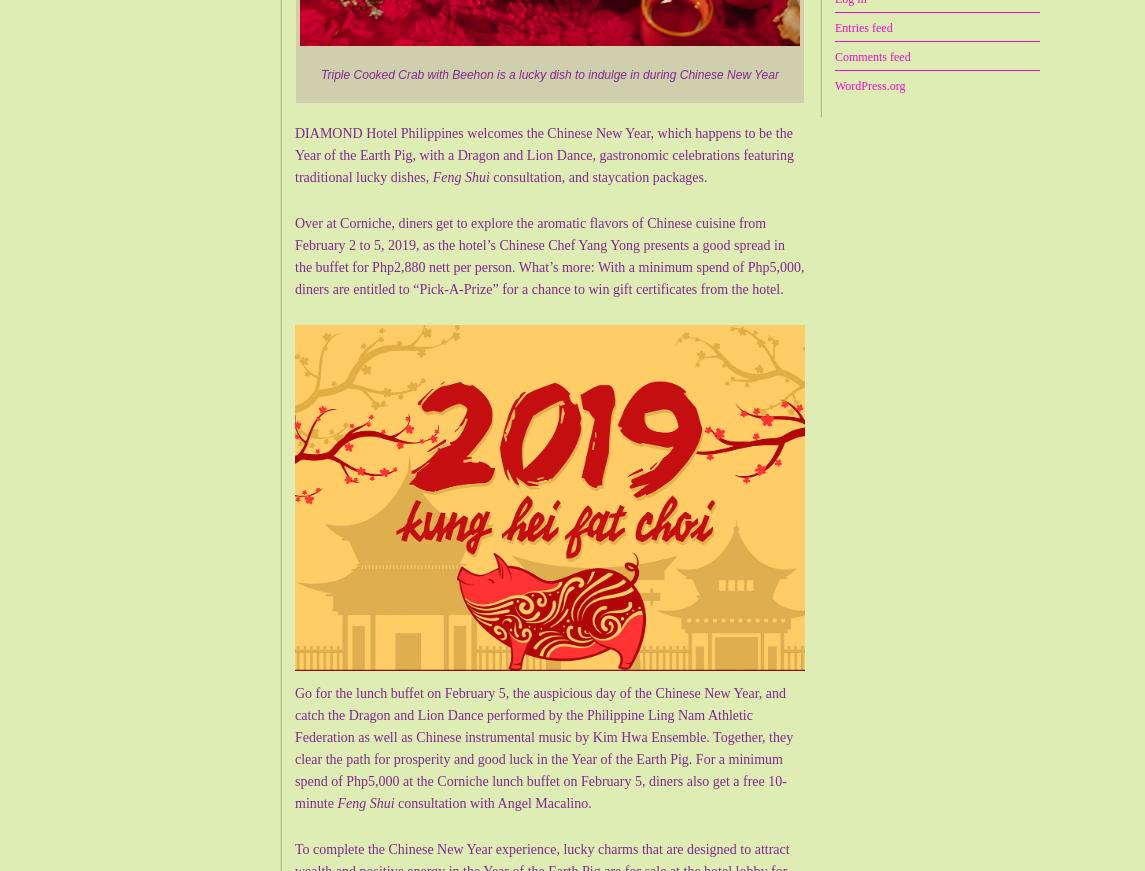 Image resolution: width=1145 pixels, height=871 pixels. Describe the element at coordinates (492, 802) in the screenshot. I see `'consultation with Angel Macalino.'` at that location.